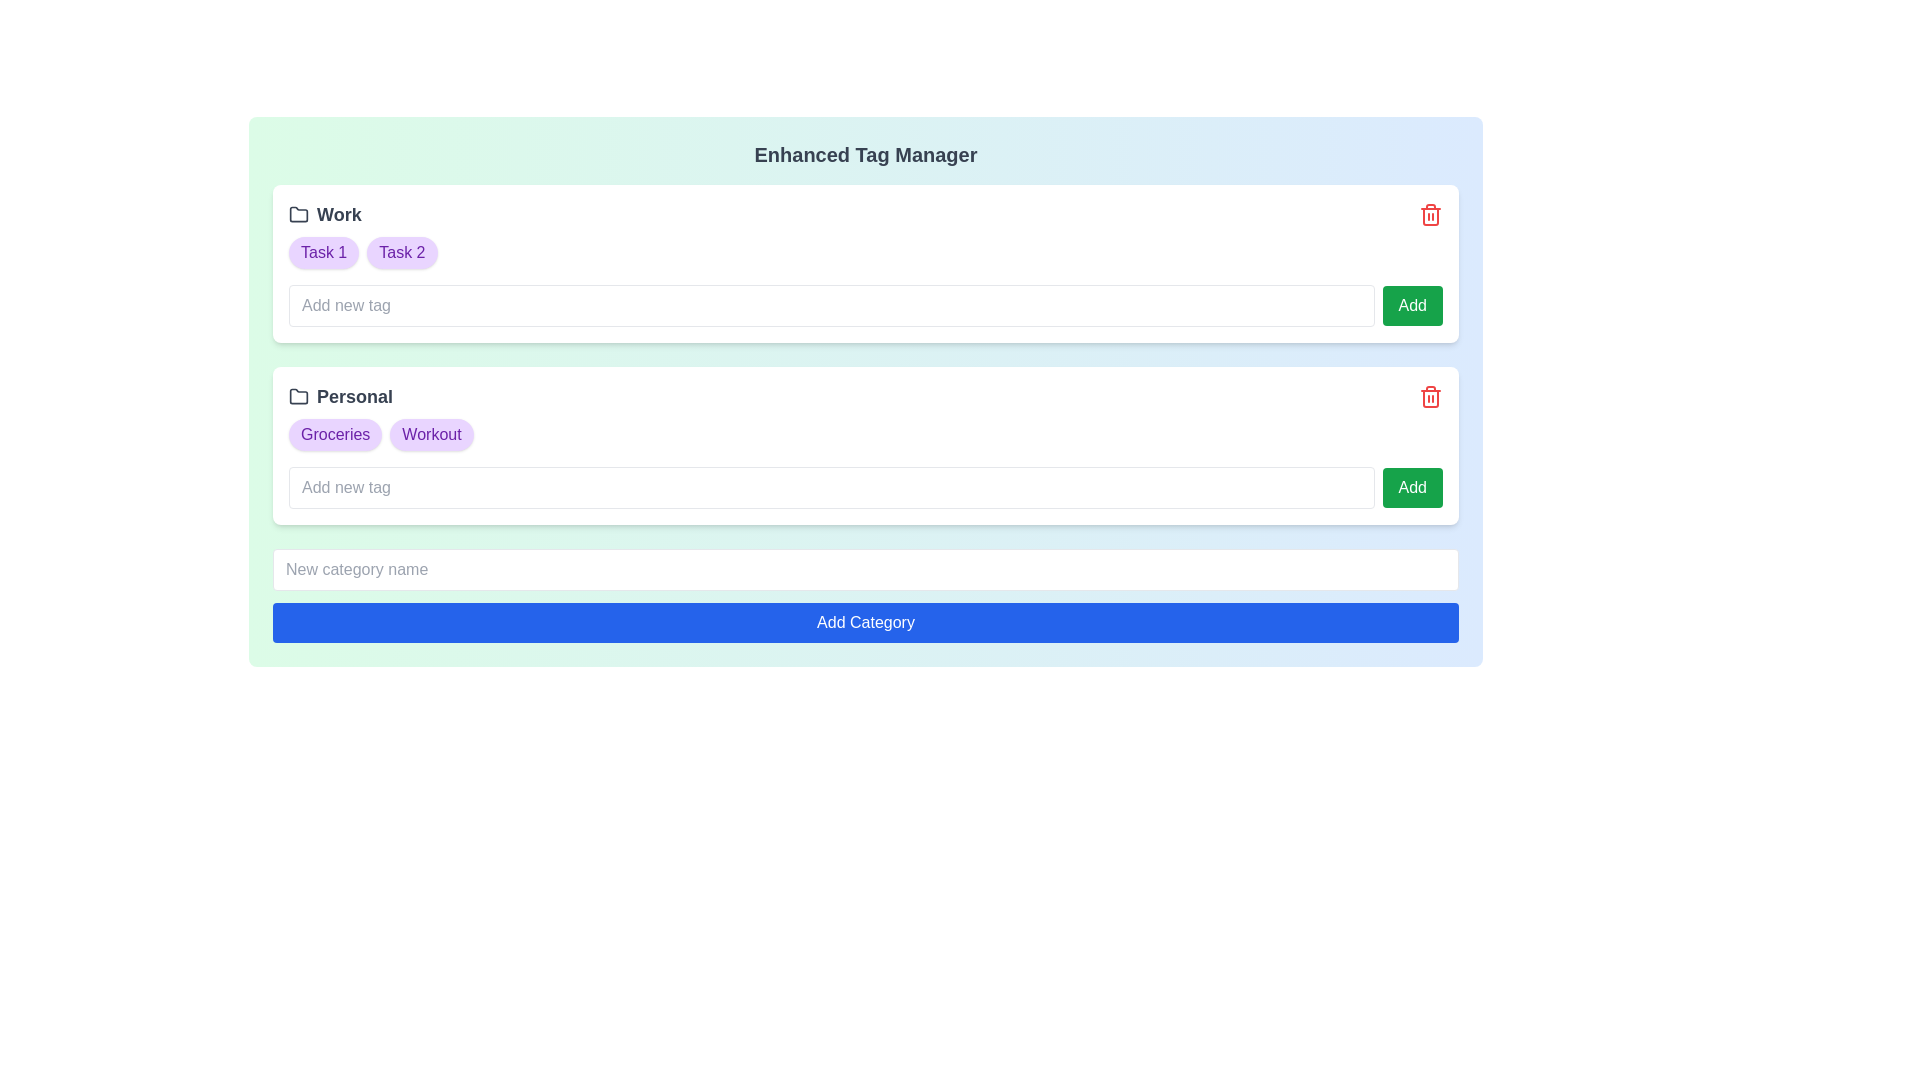 The image size is (1920, 1080). What do you see at coordinates (401, 252) in the screenshot?
I see `the second label in the 'Work' section that categorizes tasks, which follows 'Task 1'` at bounding box center [401, 252].